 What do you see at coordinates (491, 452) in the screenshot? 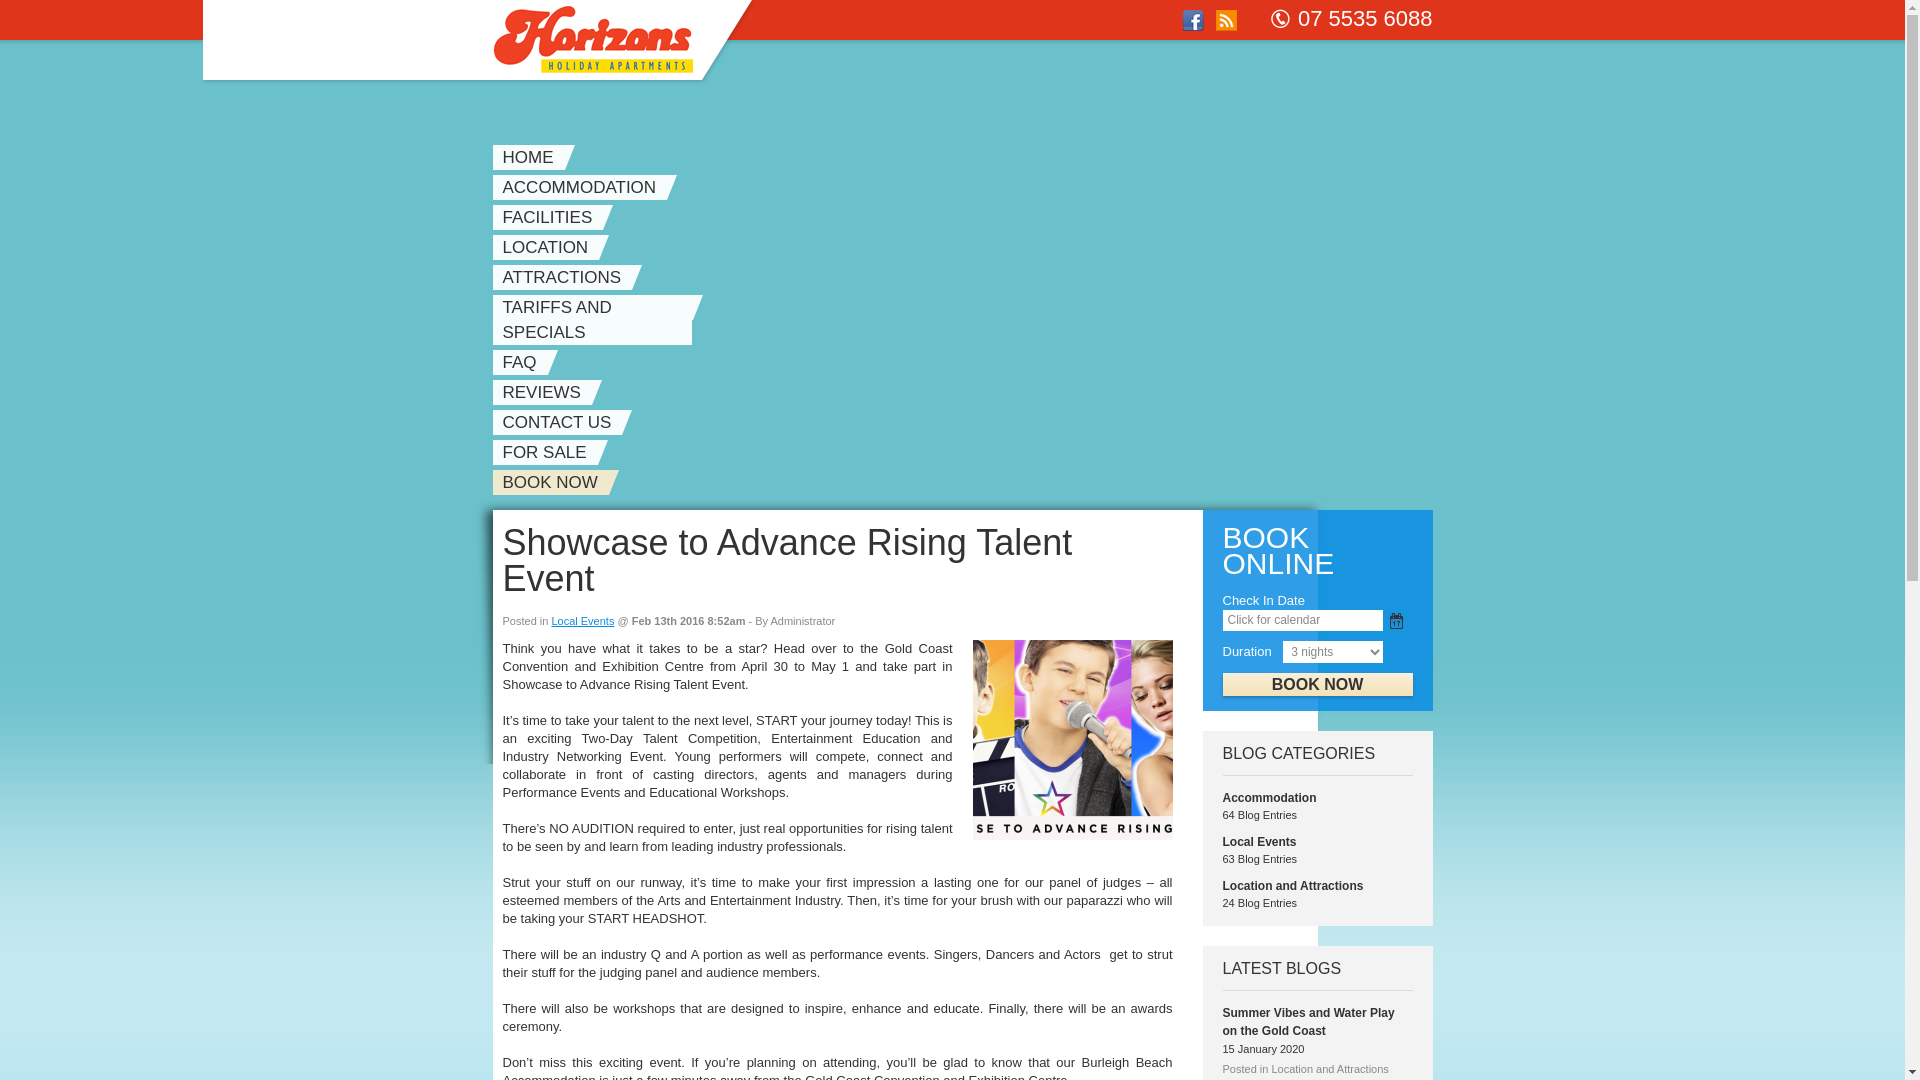
I see `'FOR SALE'` at bounding box center [491, 452].